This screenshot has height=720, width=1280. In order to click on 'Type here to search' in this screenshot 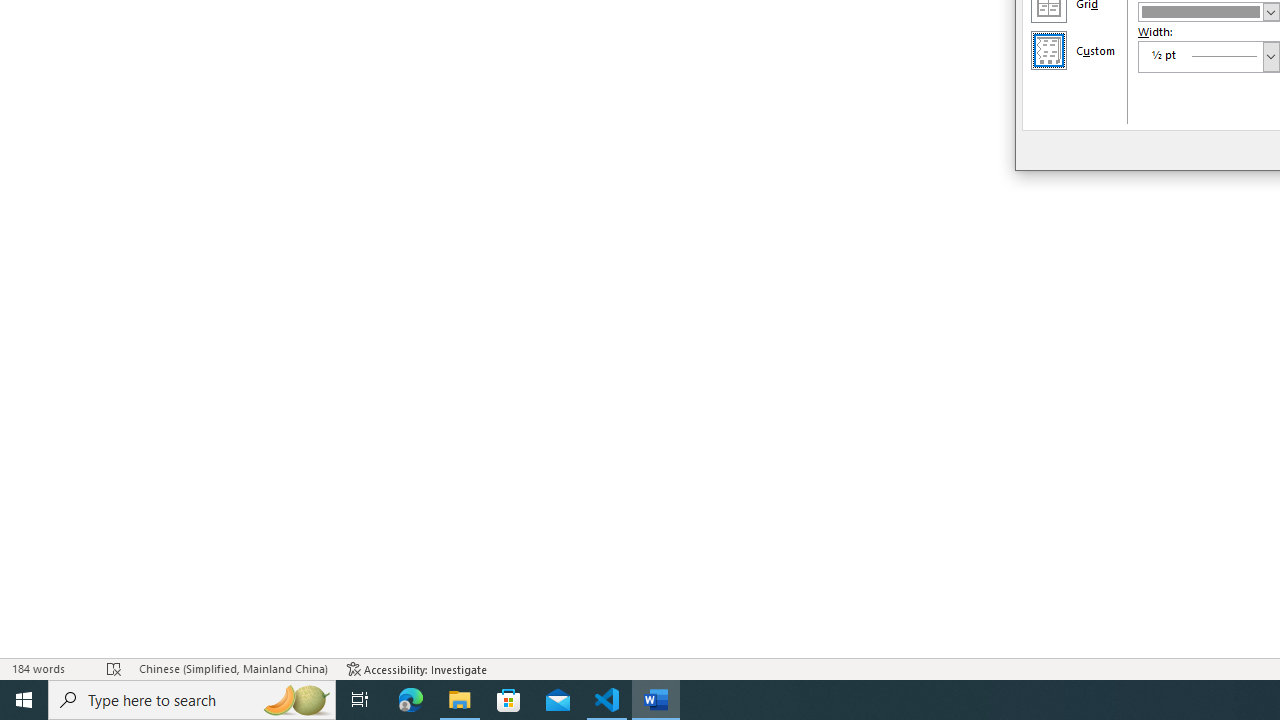, I will do `click(192, 698)`.